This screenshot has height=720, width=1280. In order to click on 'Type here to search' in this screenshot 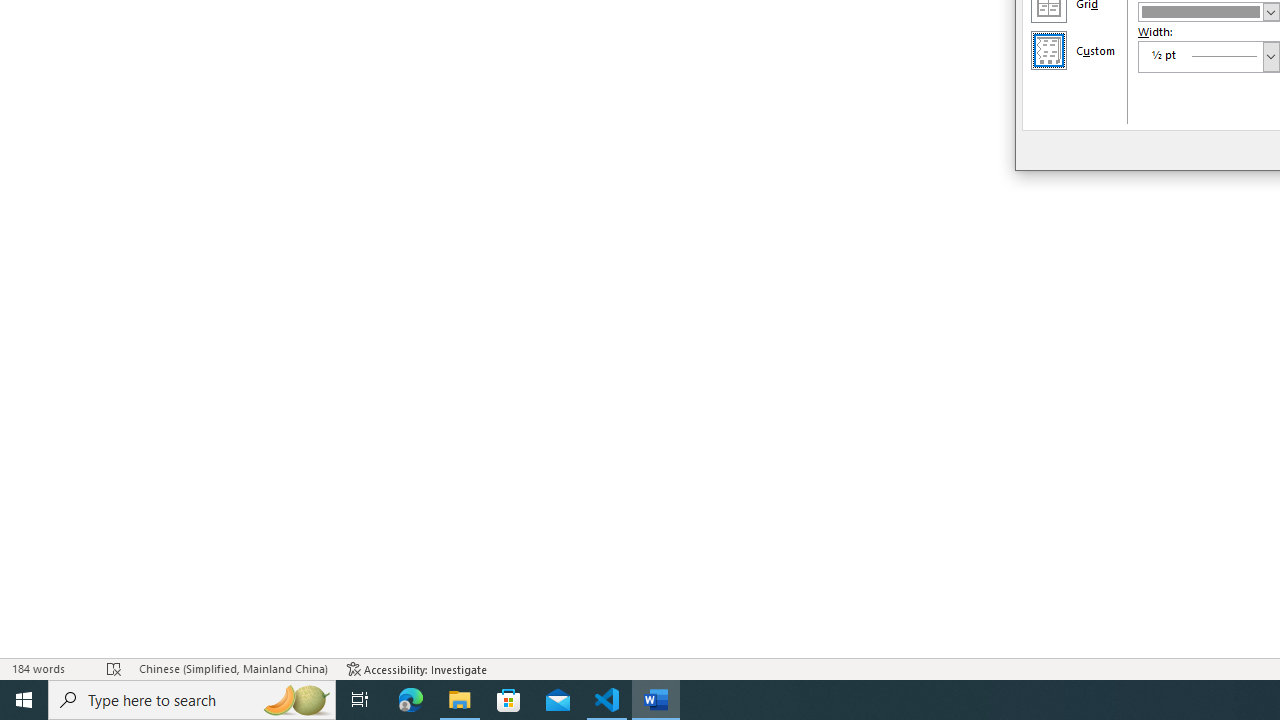, I will do `click(192, 698)`.